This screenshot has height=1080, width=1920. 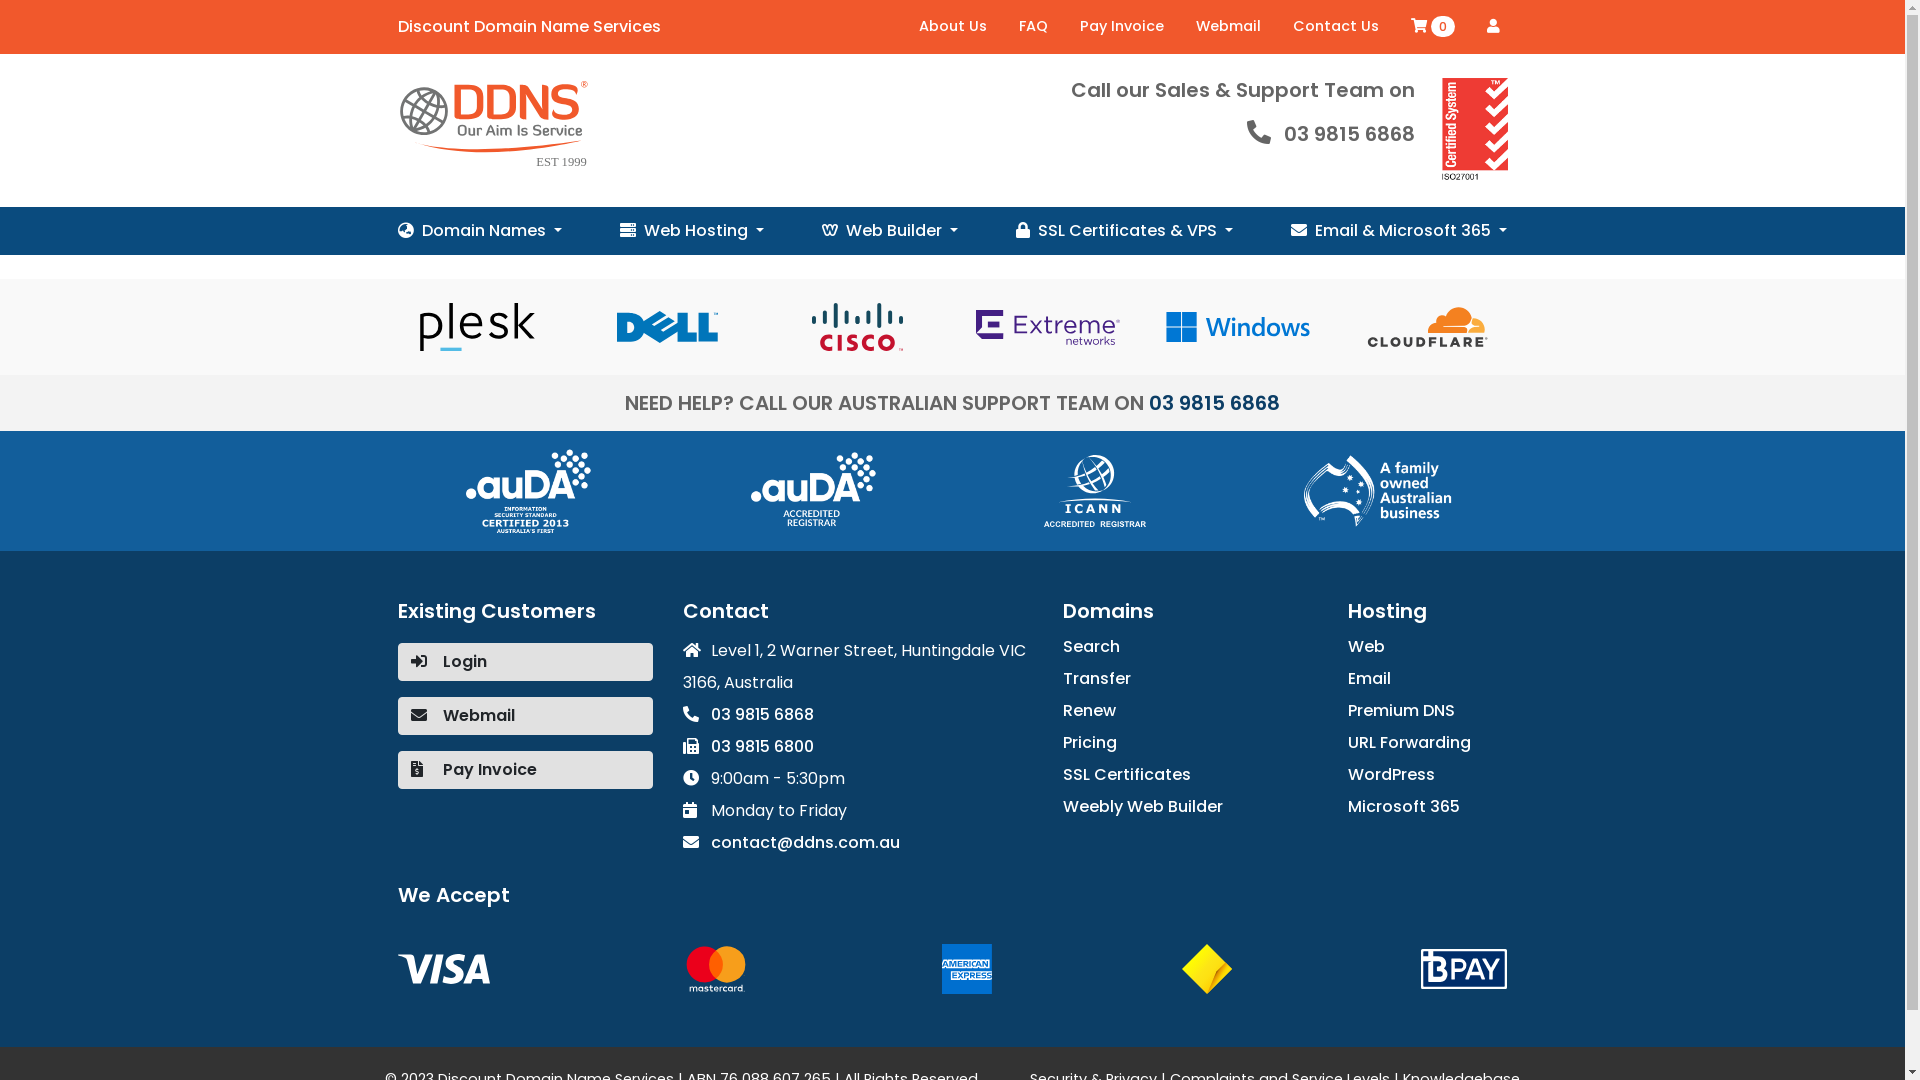 I want to click on 'Premium DNS', so click(x=1426, y=709).